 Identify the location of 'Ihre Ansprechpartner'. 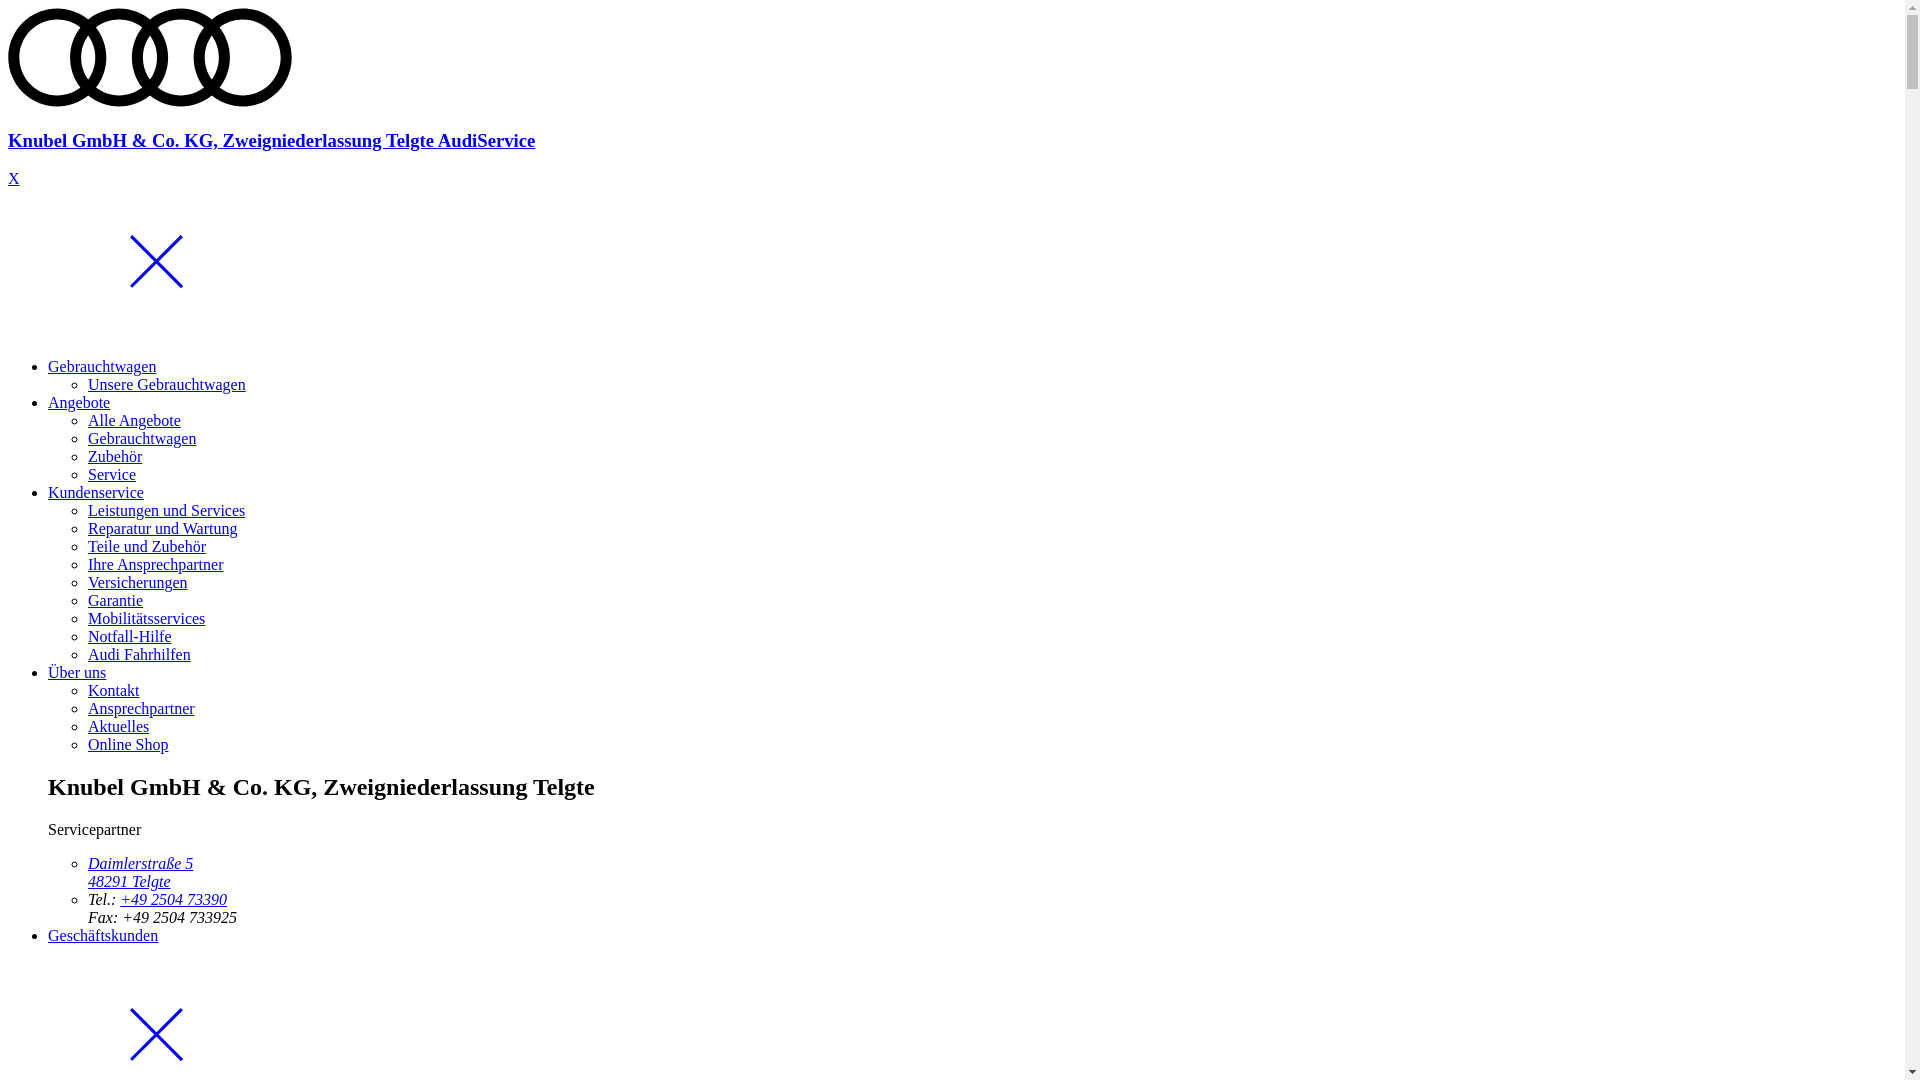
(155, 564).